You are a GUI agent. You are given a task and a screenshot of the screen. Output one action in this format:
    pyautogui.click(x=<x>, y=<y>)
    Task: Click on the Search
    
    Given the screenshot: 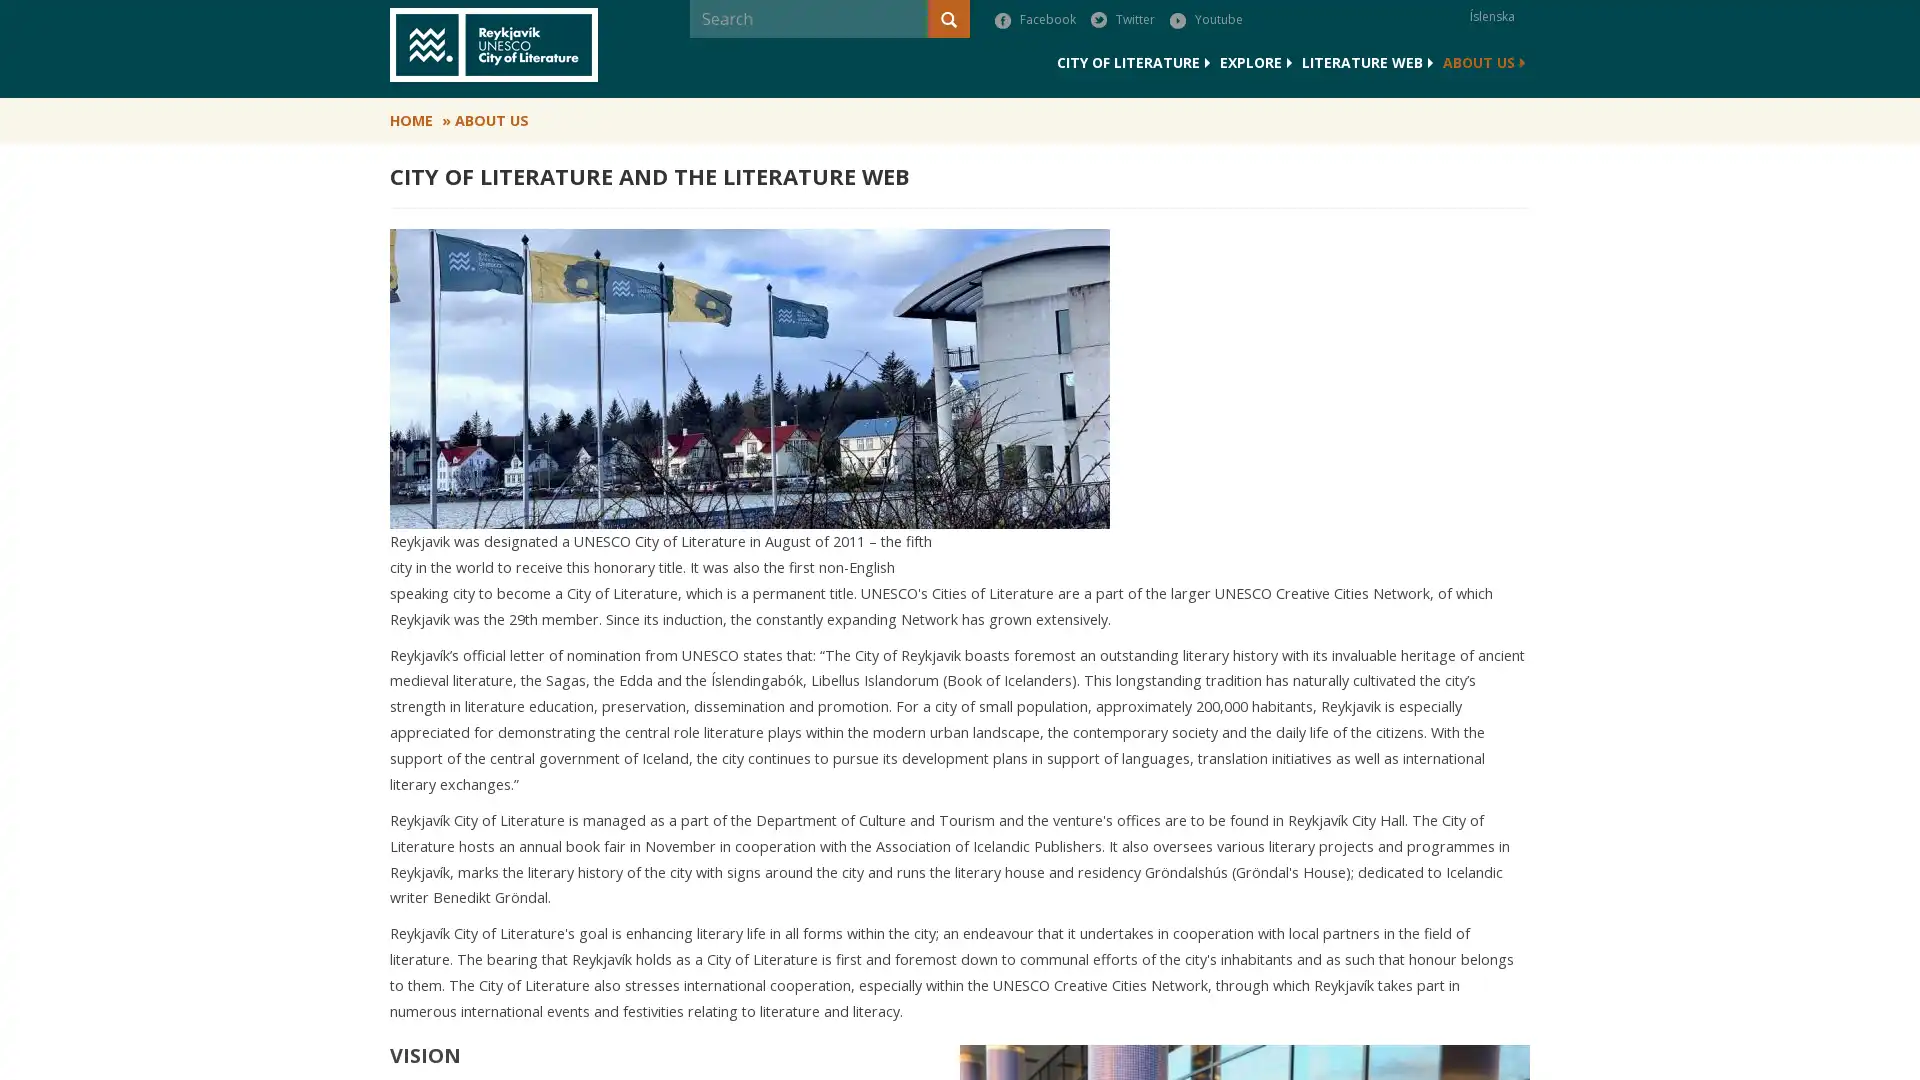 What is the action you would take?
    pyautogui.click(x=691, y=56)
    